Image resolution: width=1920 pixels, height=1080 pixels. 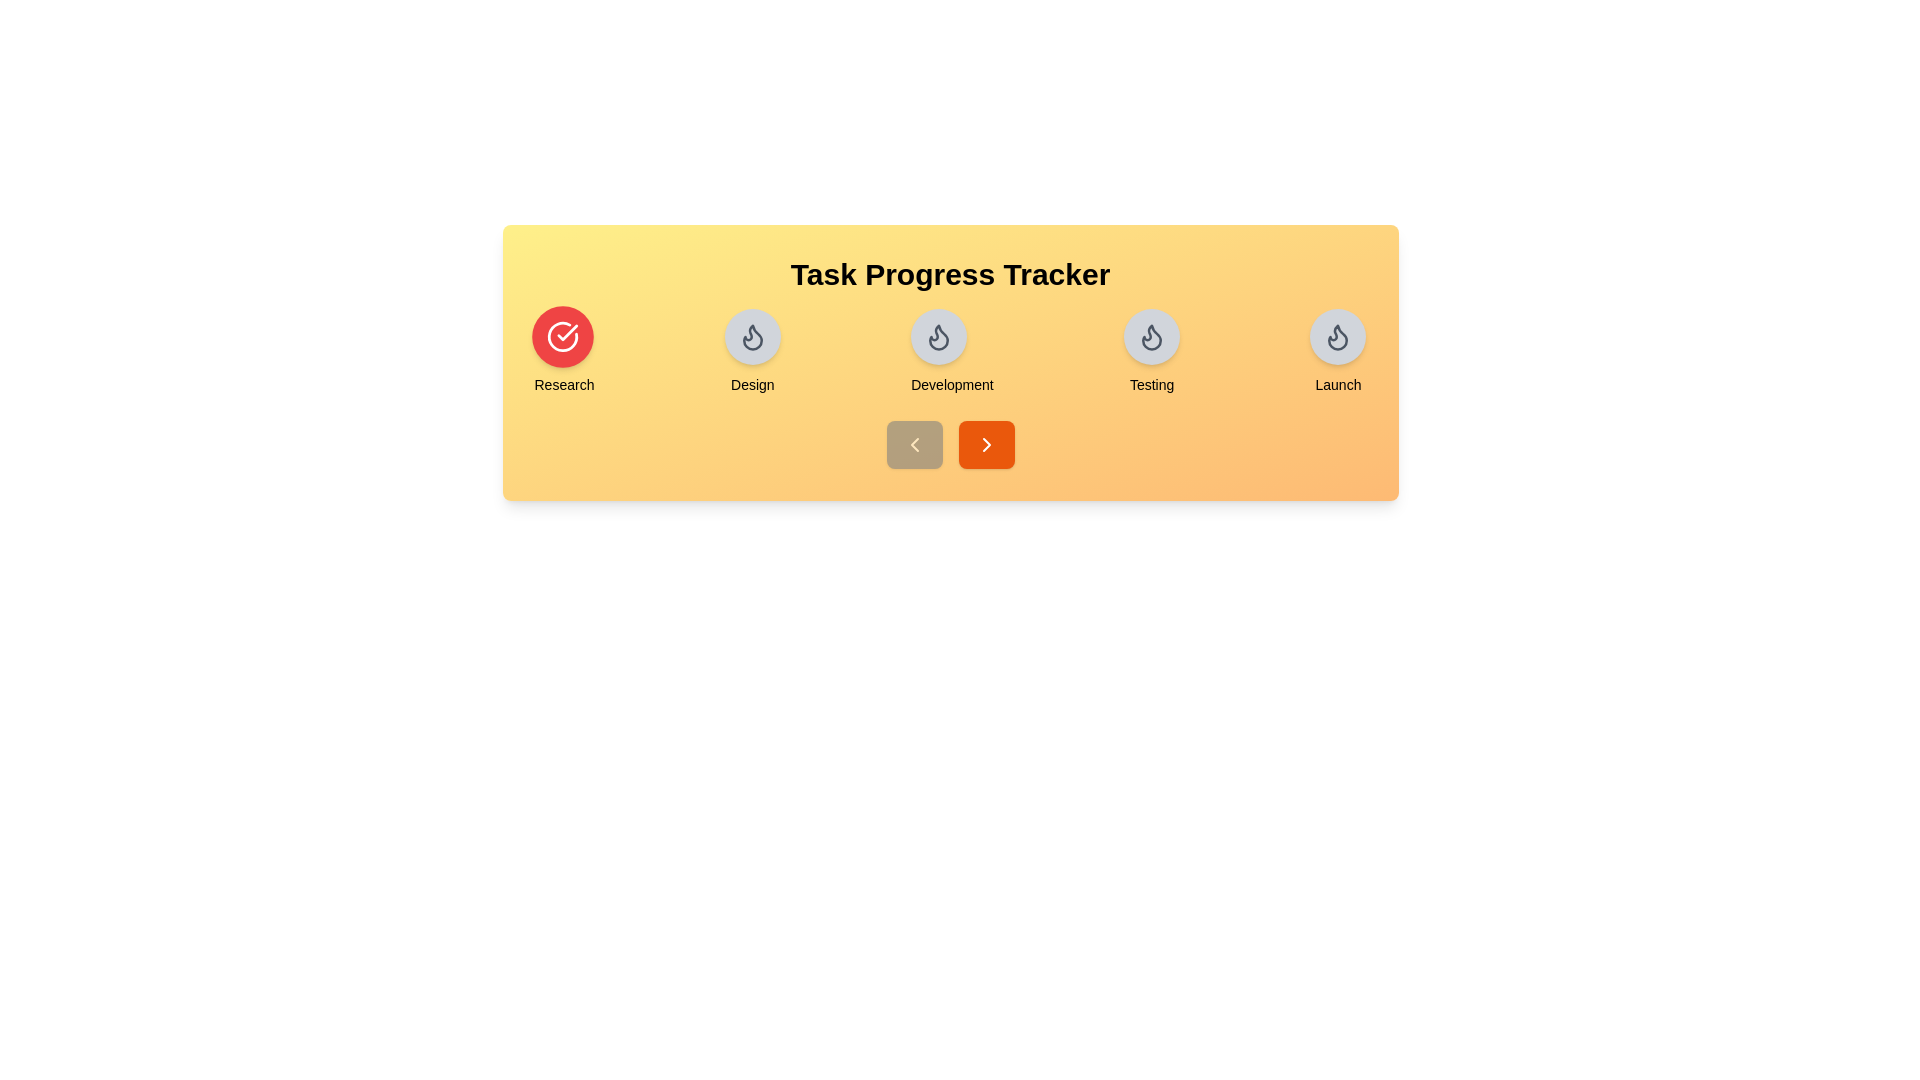 I want to click on the rightmost vibrant orange button with a white chevron-right icon, so click(x=986, y=443).